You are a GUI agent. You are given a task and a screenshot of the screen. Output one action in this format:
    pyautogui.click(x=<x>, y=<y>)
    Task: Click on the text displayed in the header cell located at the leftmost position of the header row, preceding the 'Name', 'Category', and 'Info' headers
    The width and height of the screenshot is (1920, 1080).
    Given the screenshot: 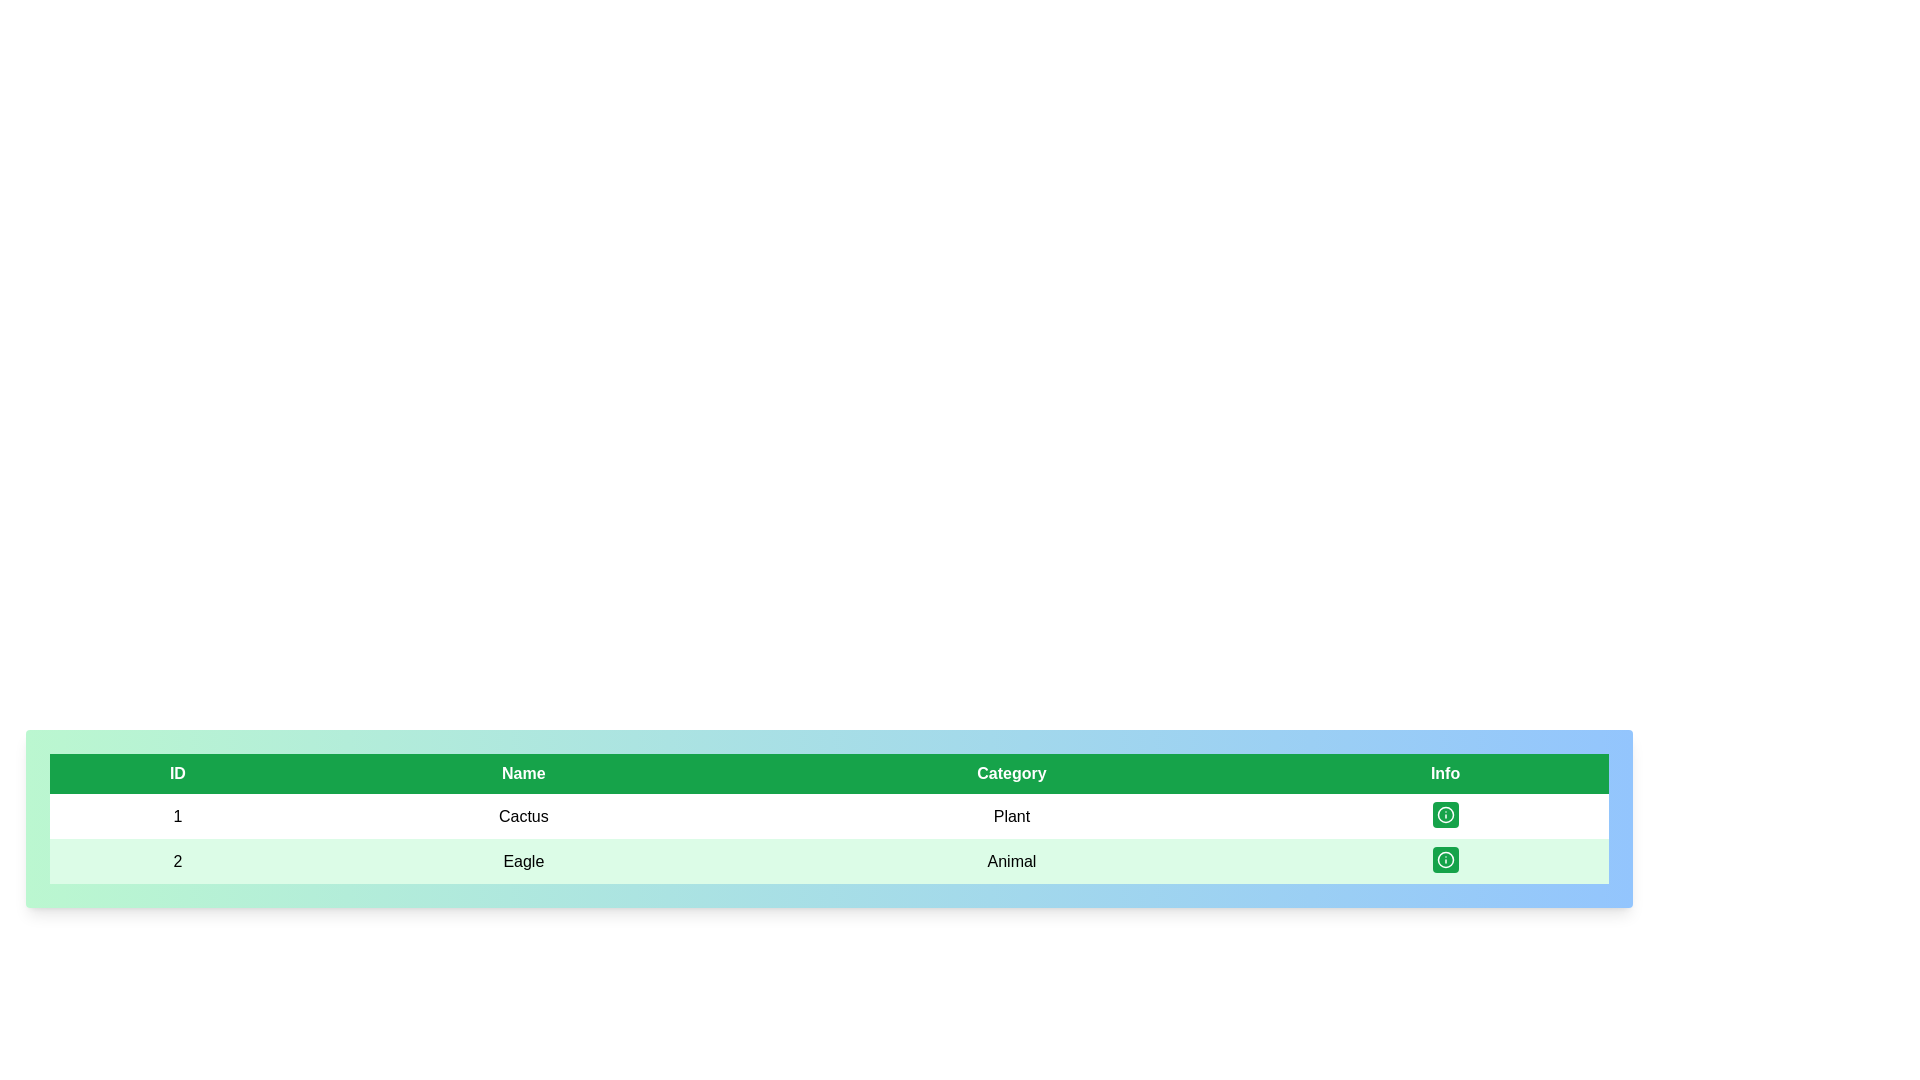 What is the action you would take?
    pyautogui.click(x=177, y=773)
    